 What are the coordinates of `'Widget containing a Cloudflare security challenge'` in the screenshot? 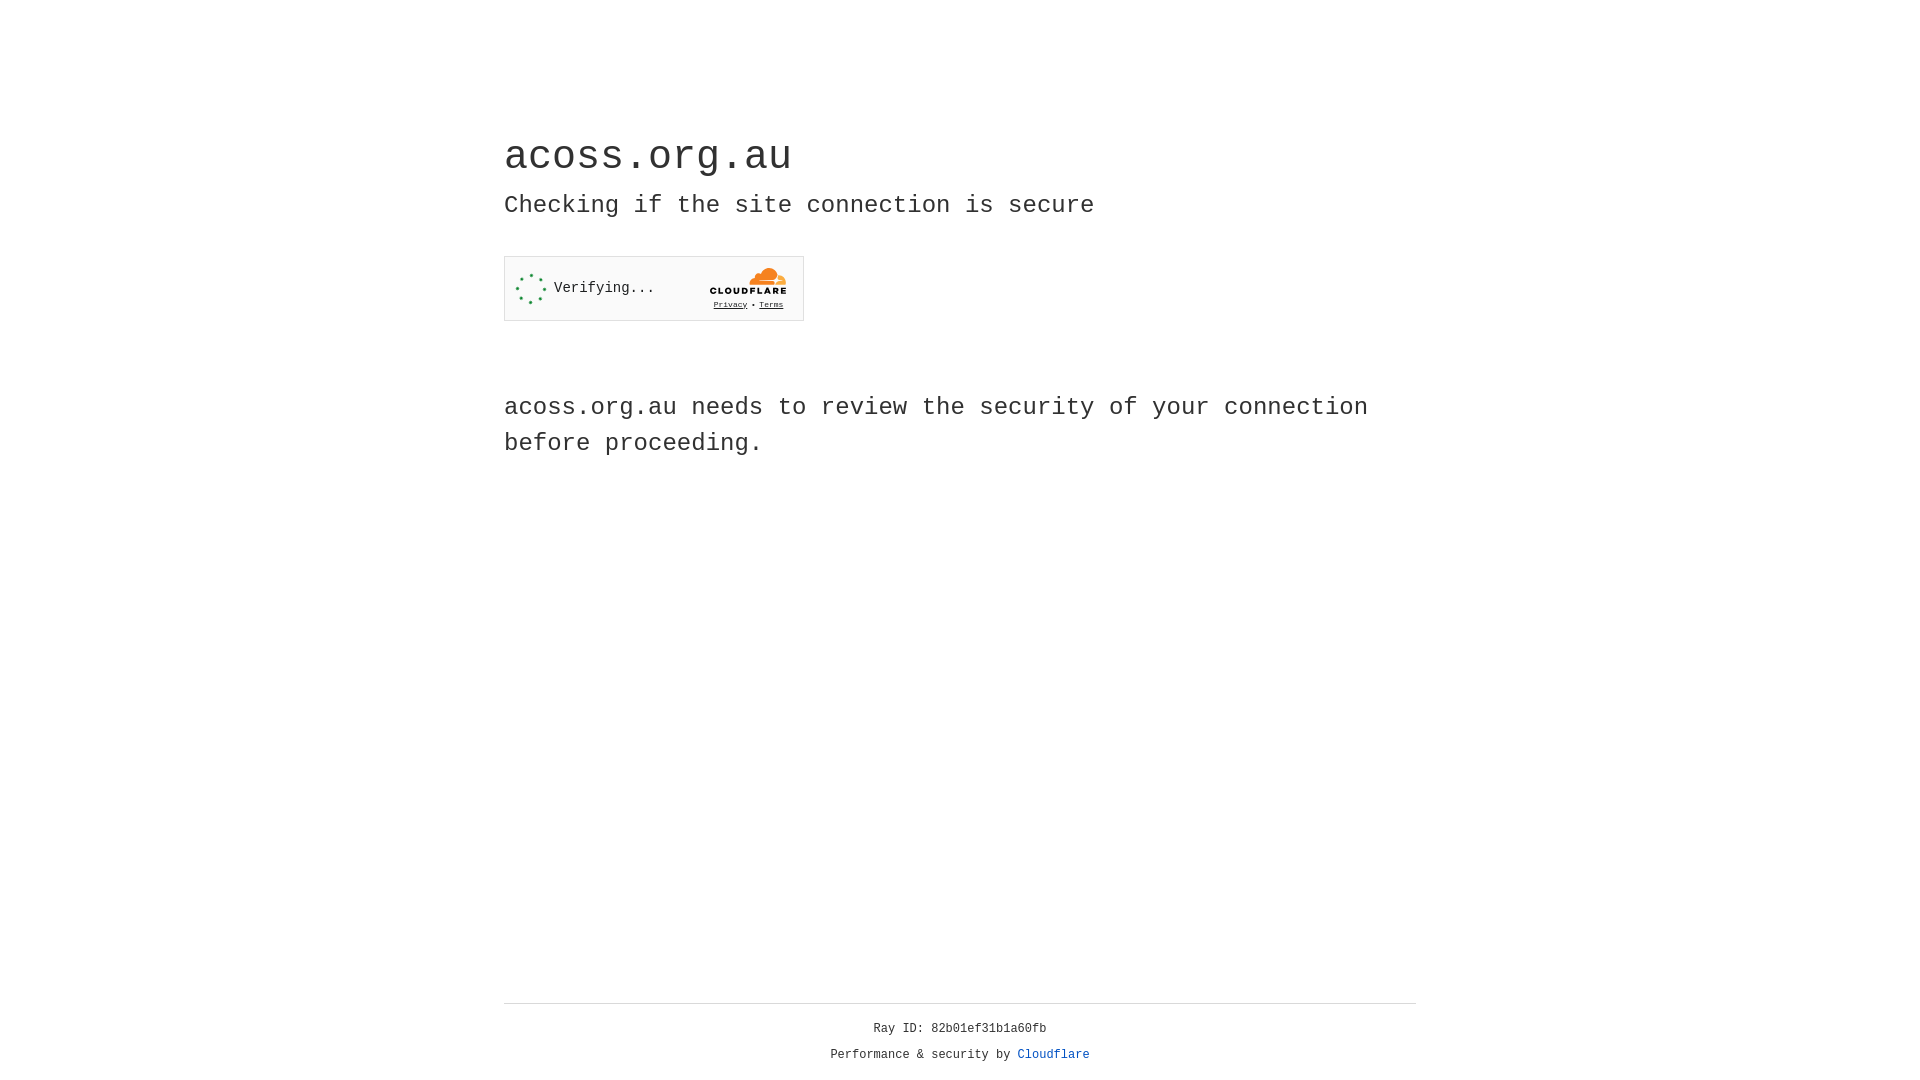 It's located at (653, 288).